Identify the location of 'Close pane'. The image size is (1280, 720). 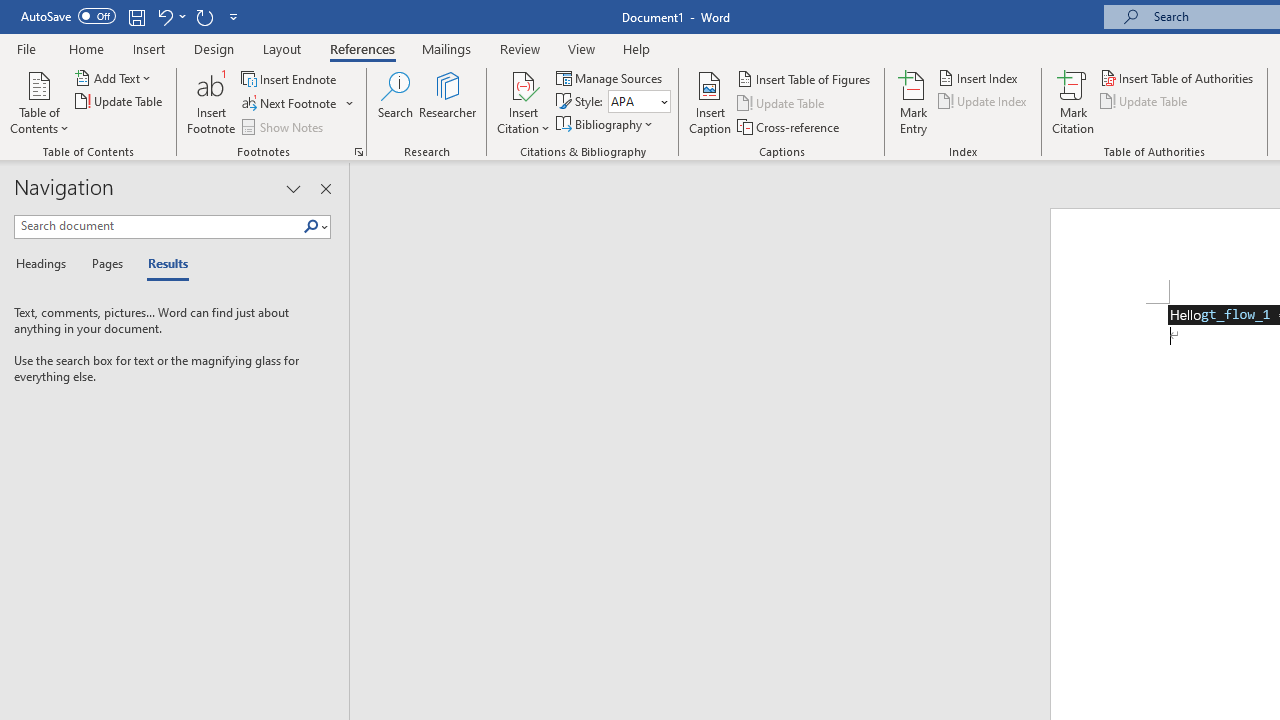
(325, 189).